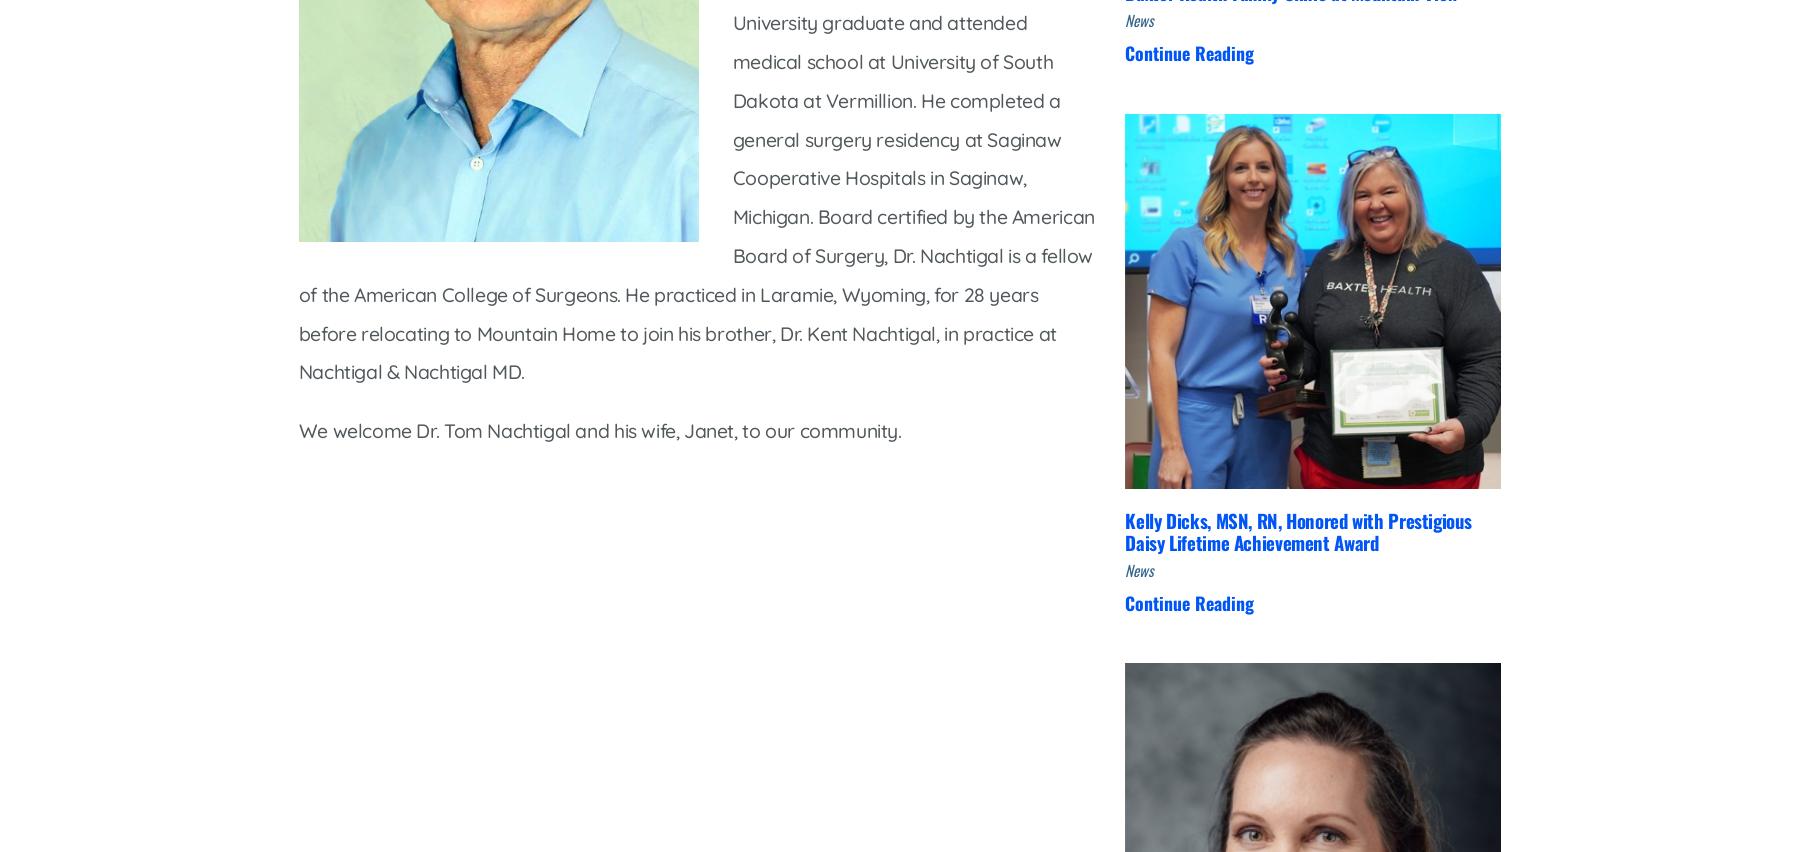 The height and width of the screenshot is (852, 1800). Describe the element at coordinates (1488, 328) in the screenshot. I see `'Volunteer'` at that location.